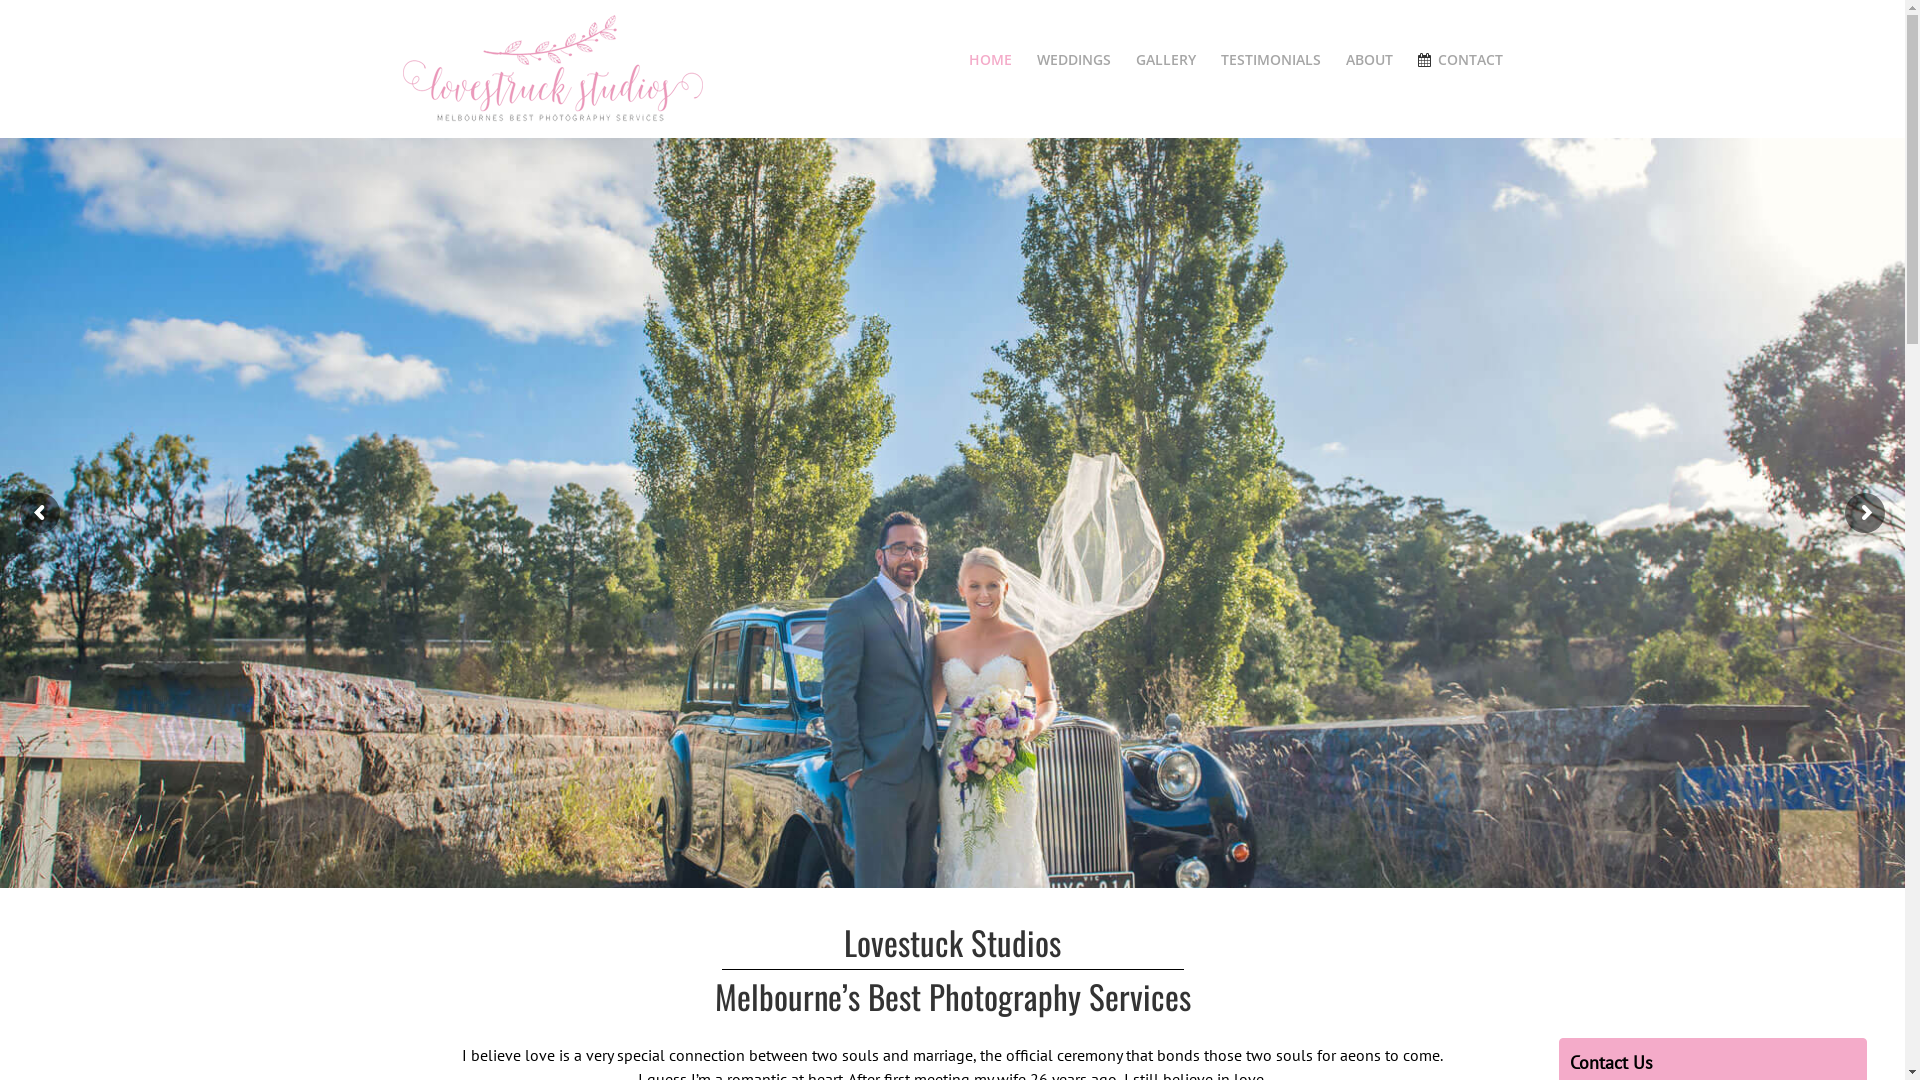  Describe the element at coordinates (990, 59) in the screenshot. I see `'HOME'` at that location.